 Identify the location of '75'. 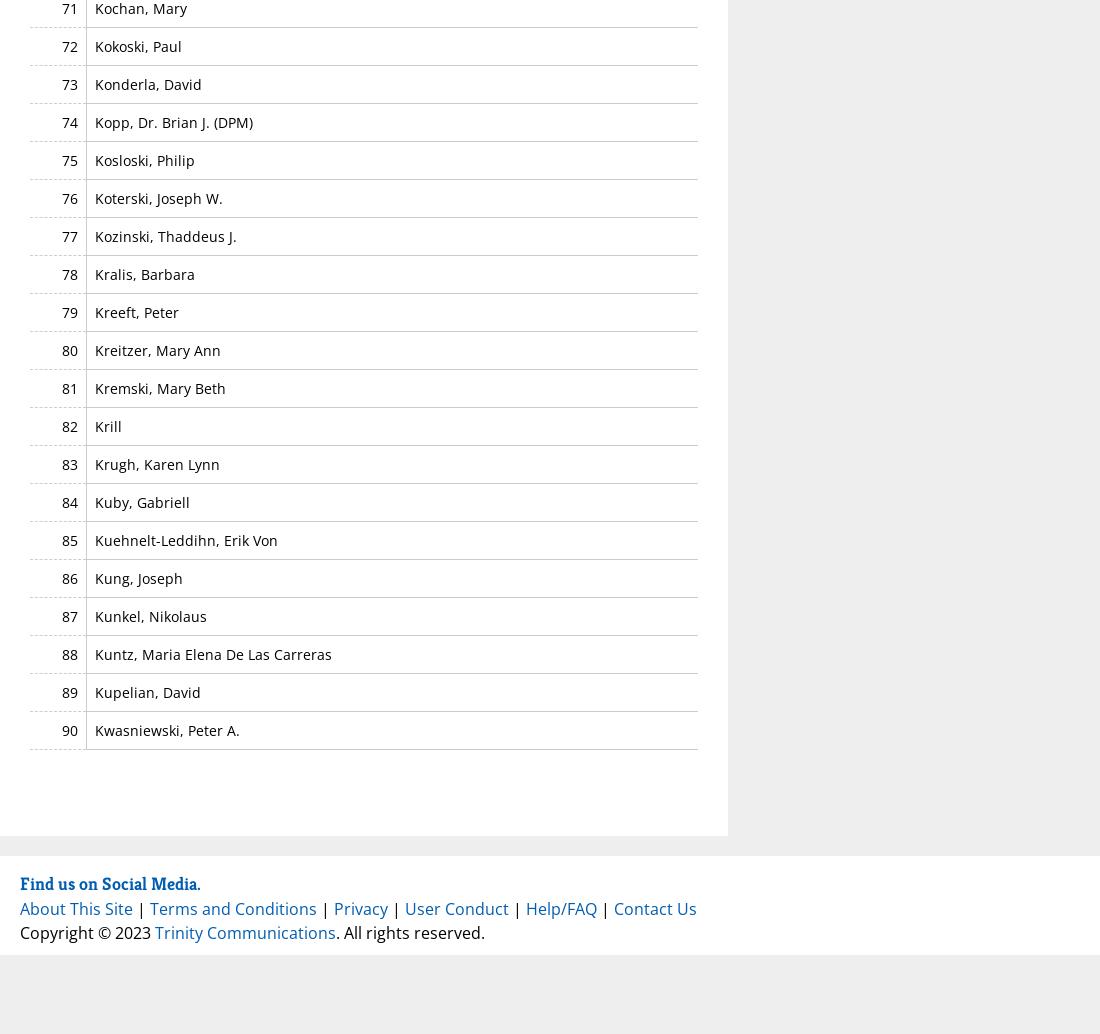
(68, 159).